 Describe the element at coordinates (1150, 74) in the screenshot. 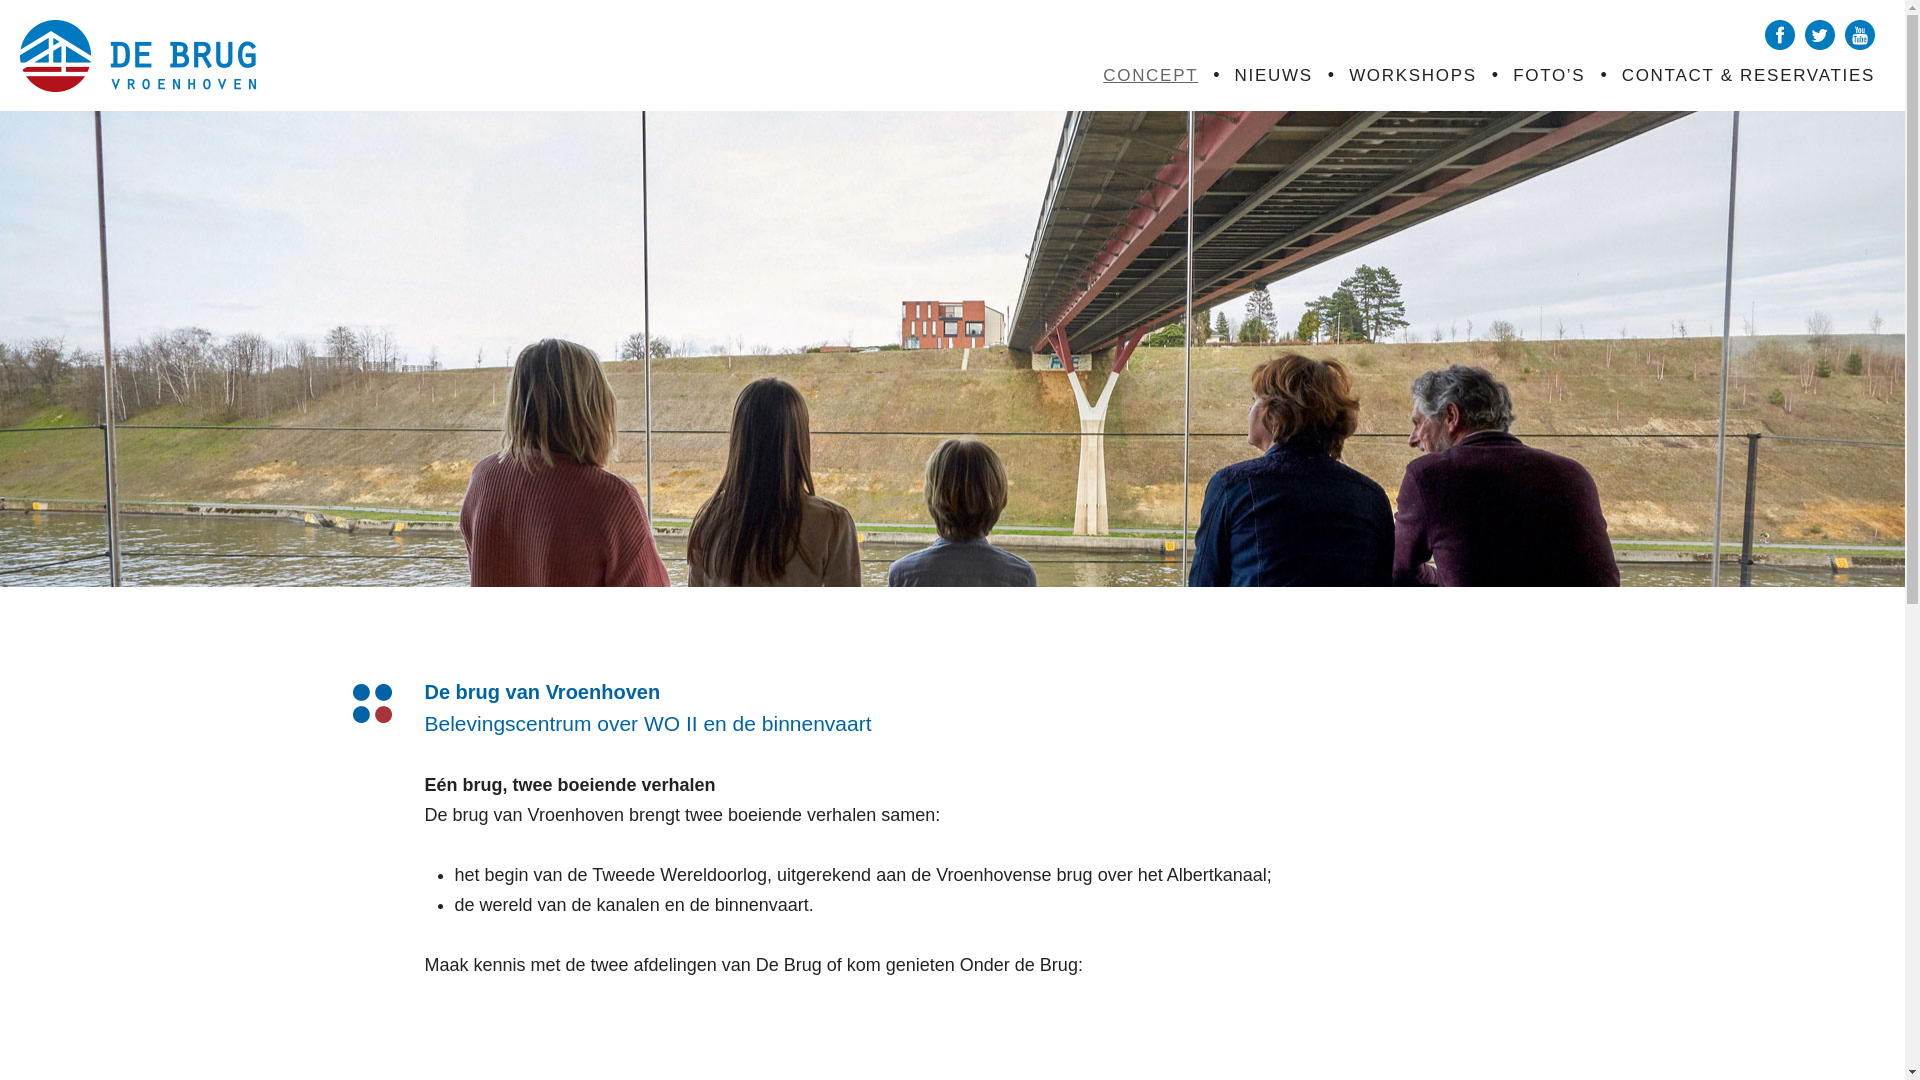

I see `'CONCEPT'` at that location.